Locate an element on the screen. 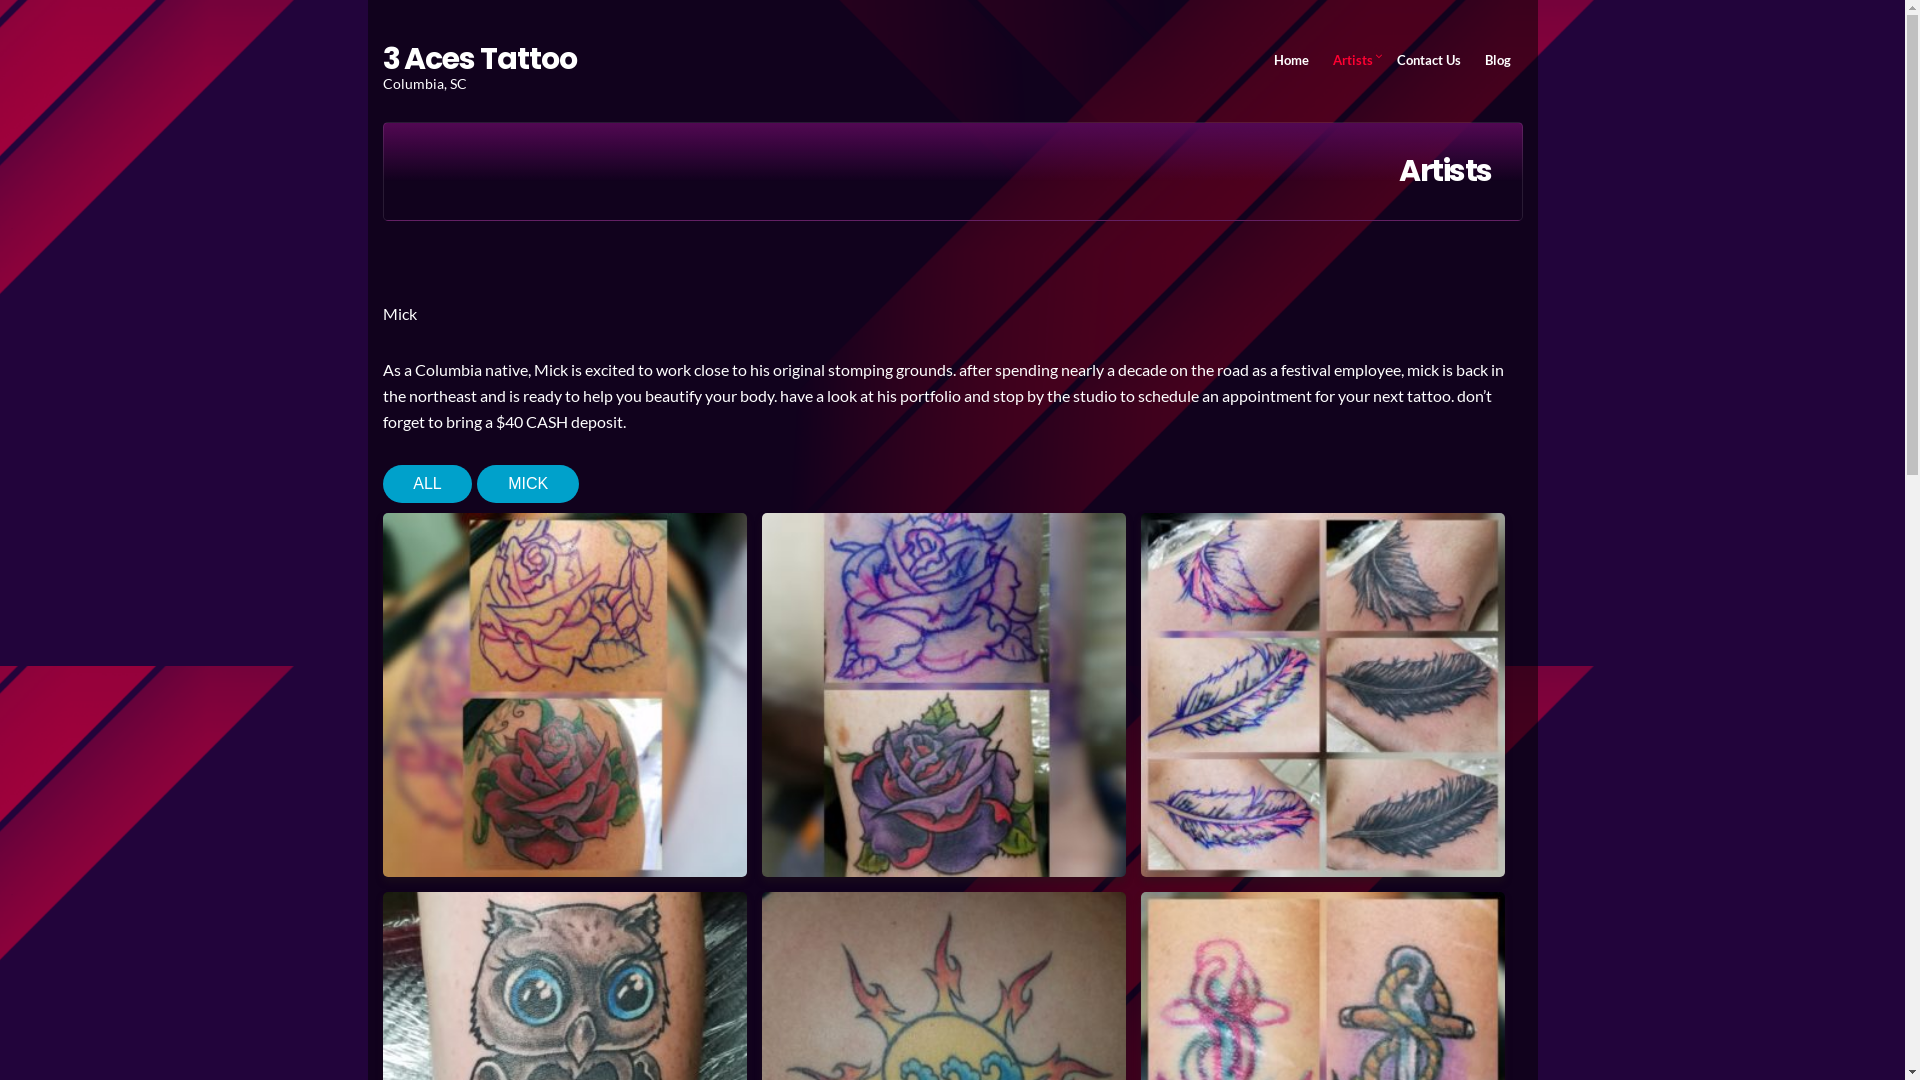  'MICK' is located at coordinates (527, 483).